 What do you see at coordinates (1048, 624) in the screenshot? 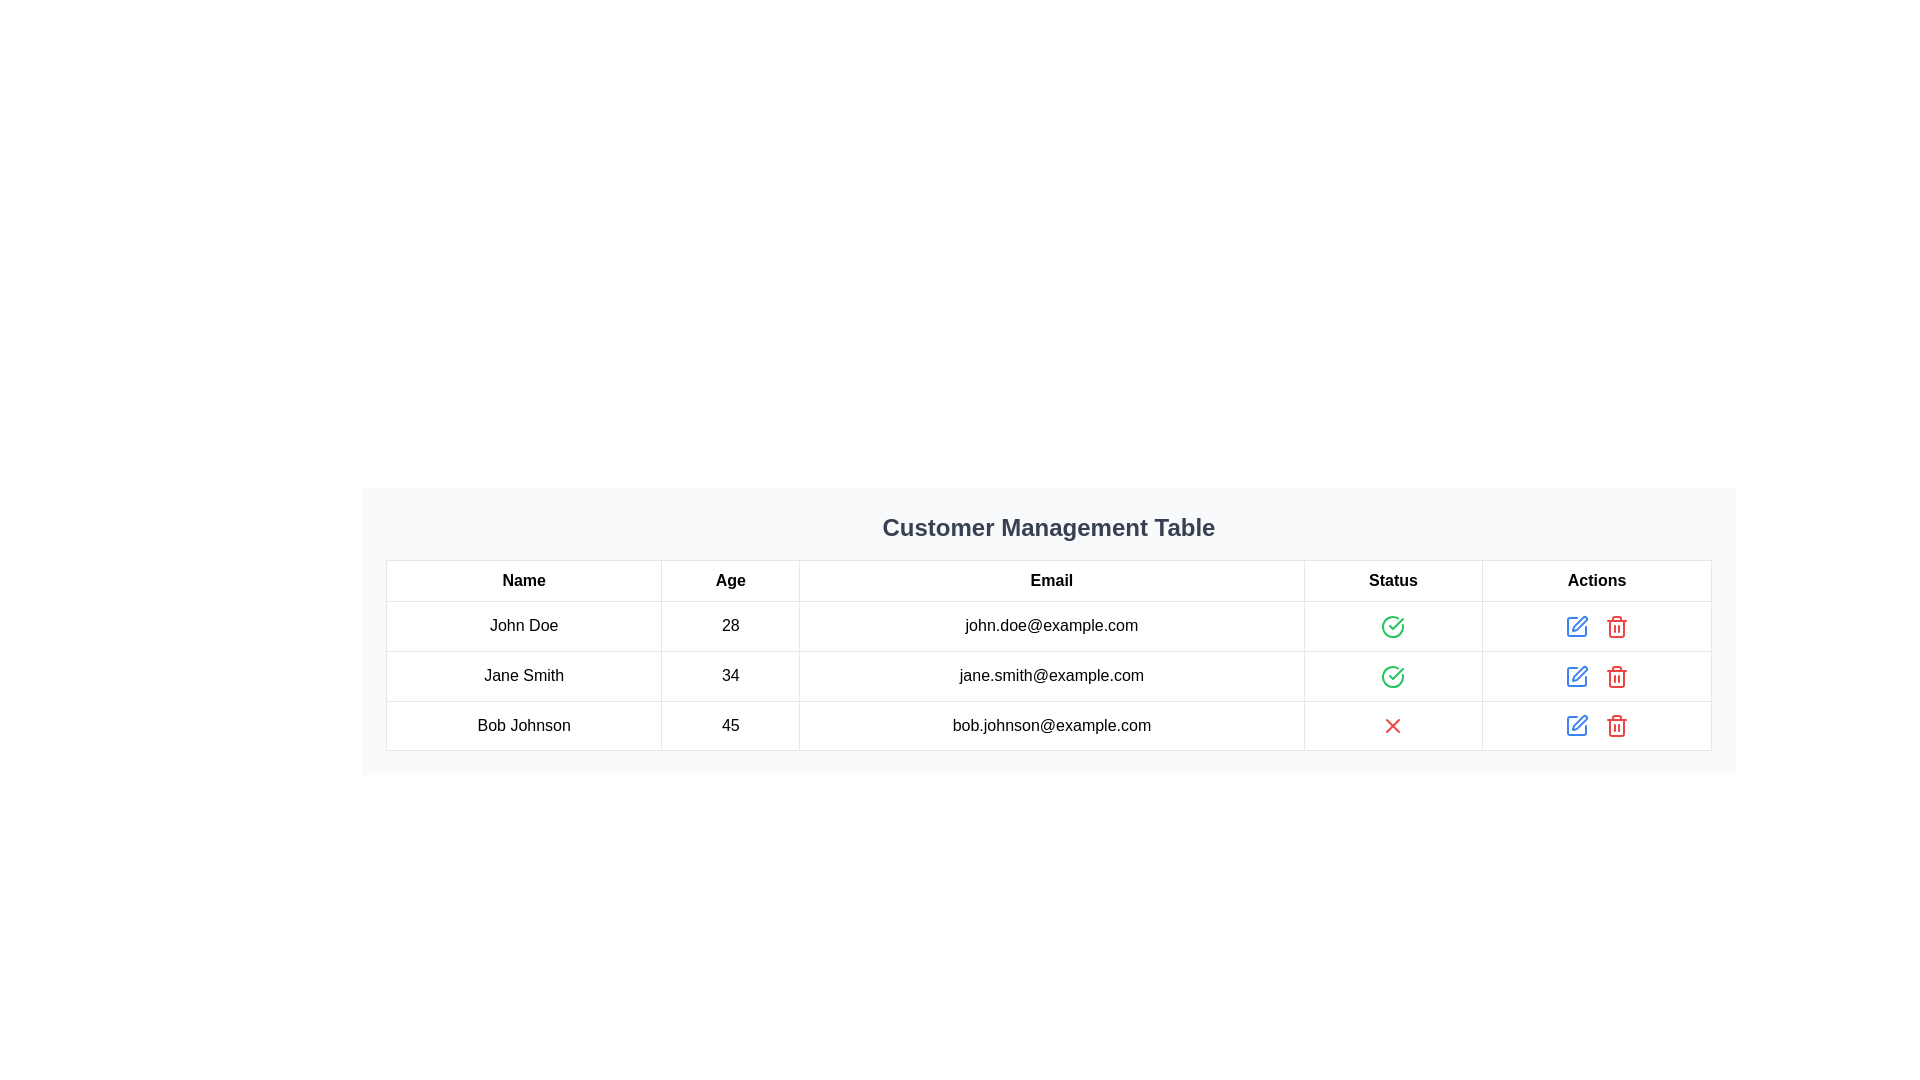
I see `the first row of the table containing 'John Doe', '28', 'john.doe@example.com', and a green checkmark` at bounding box center [1048, 624].